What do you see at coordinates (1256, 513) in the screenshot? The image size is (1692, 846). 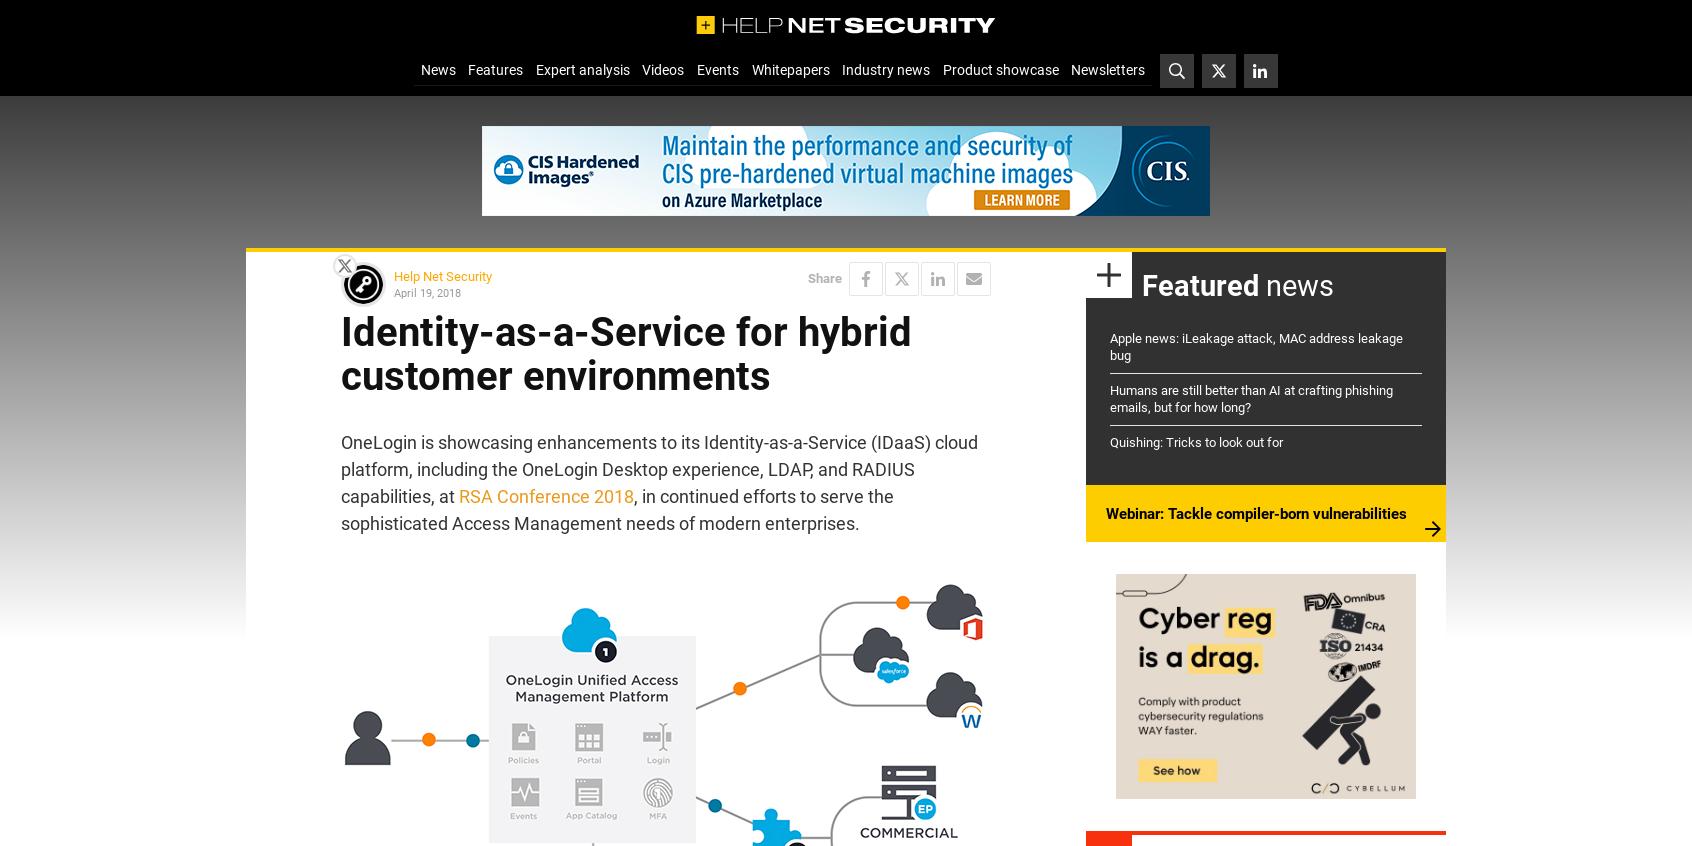 I see `'Webinar: Tackle compiler-born vulnerabilities'` at bounding box center [1256, 513].